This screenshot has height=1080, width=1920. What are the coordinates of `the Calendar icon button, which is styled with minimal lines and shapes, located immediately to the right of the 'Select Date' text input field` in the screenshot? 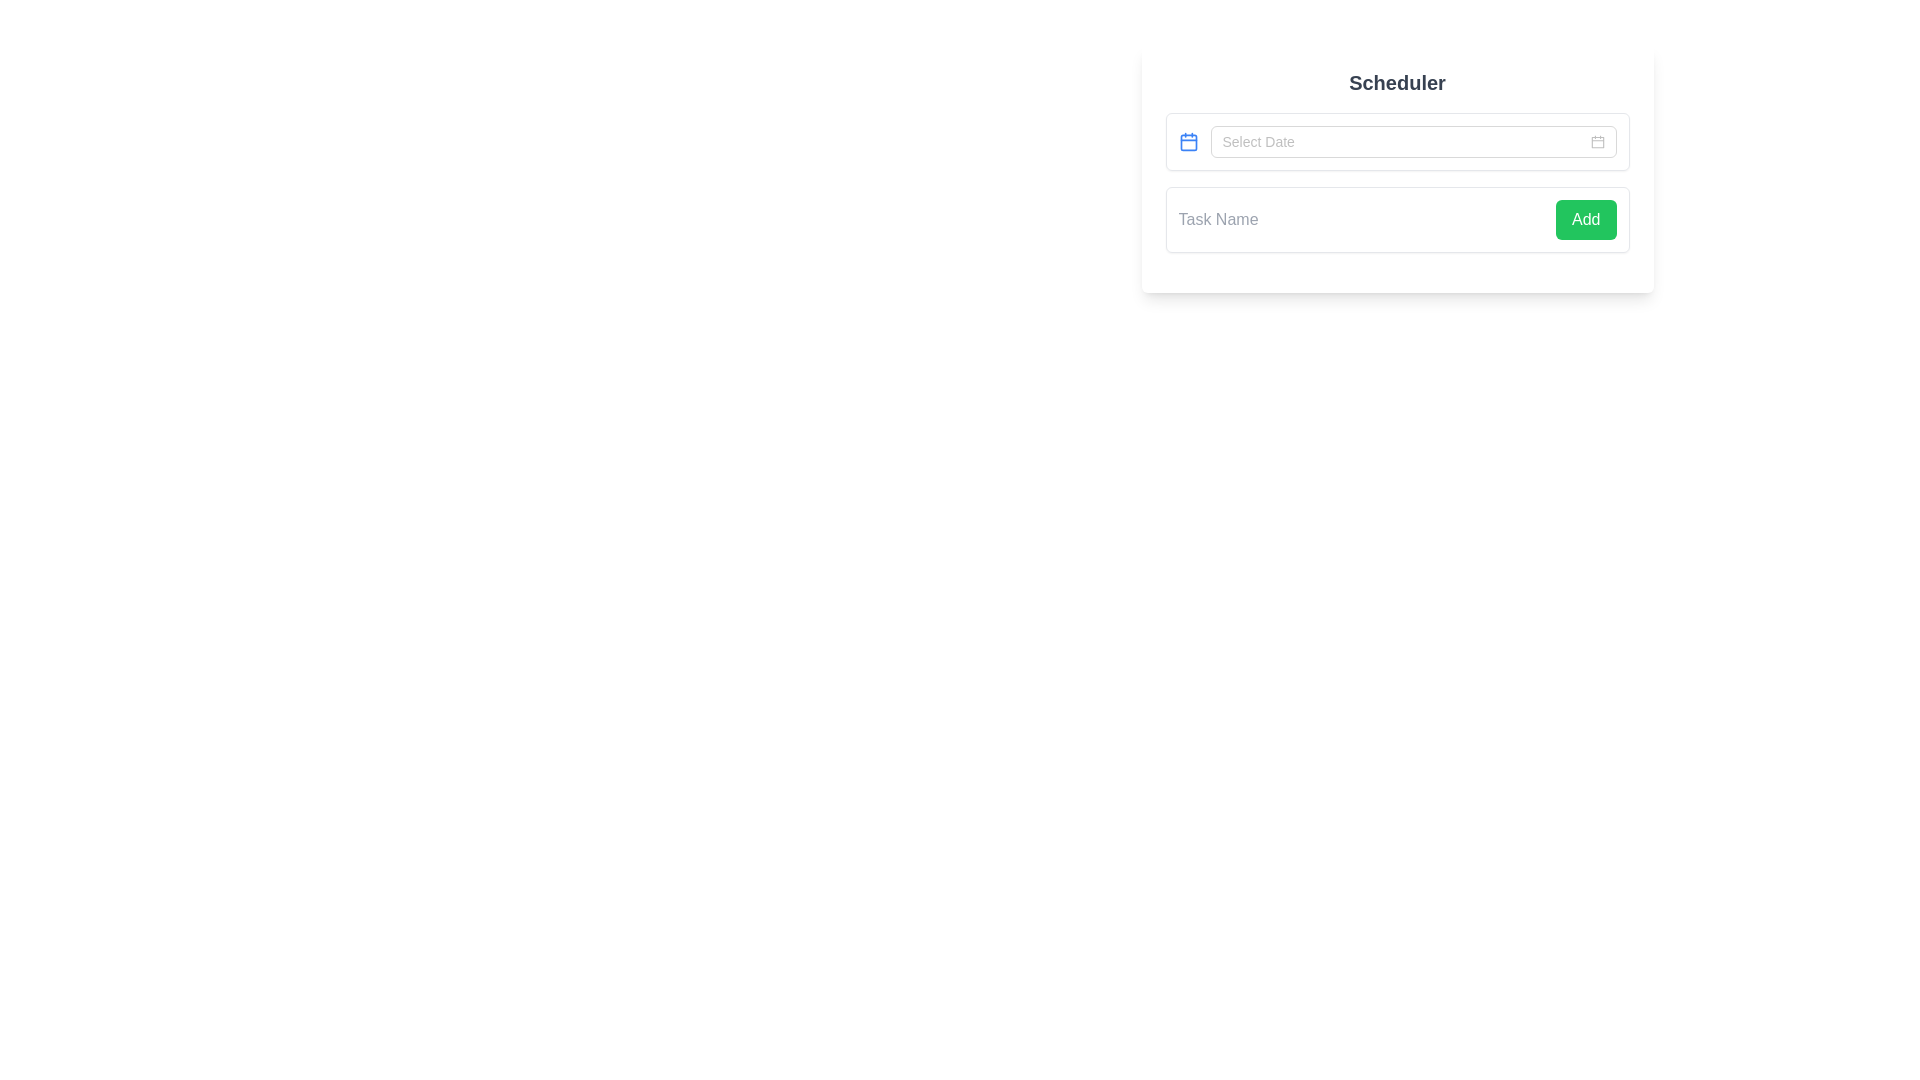 It's located at (1596, 141).